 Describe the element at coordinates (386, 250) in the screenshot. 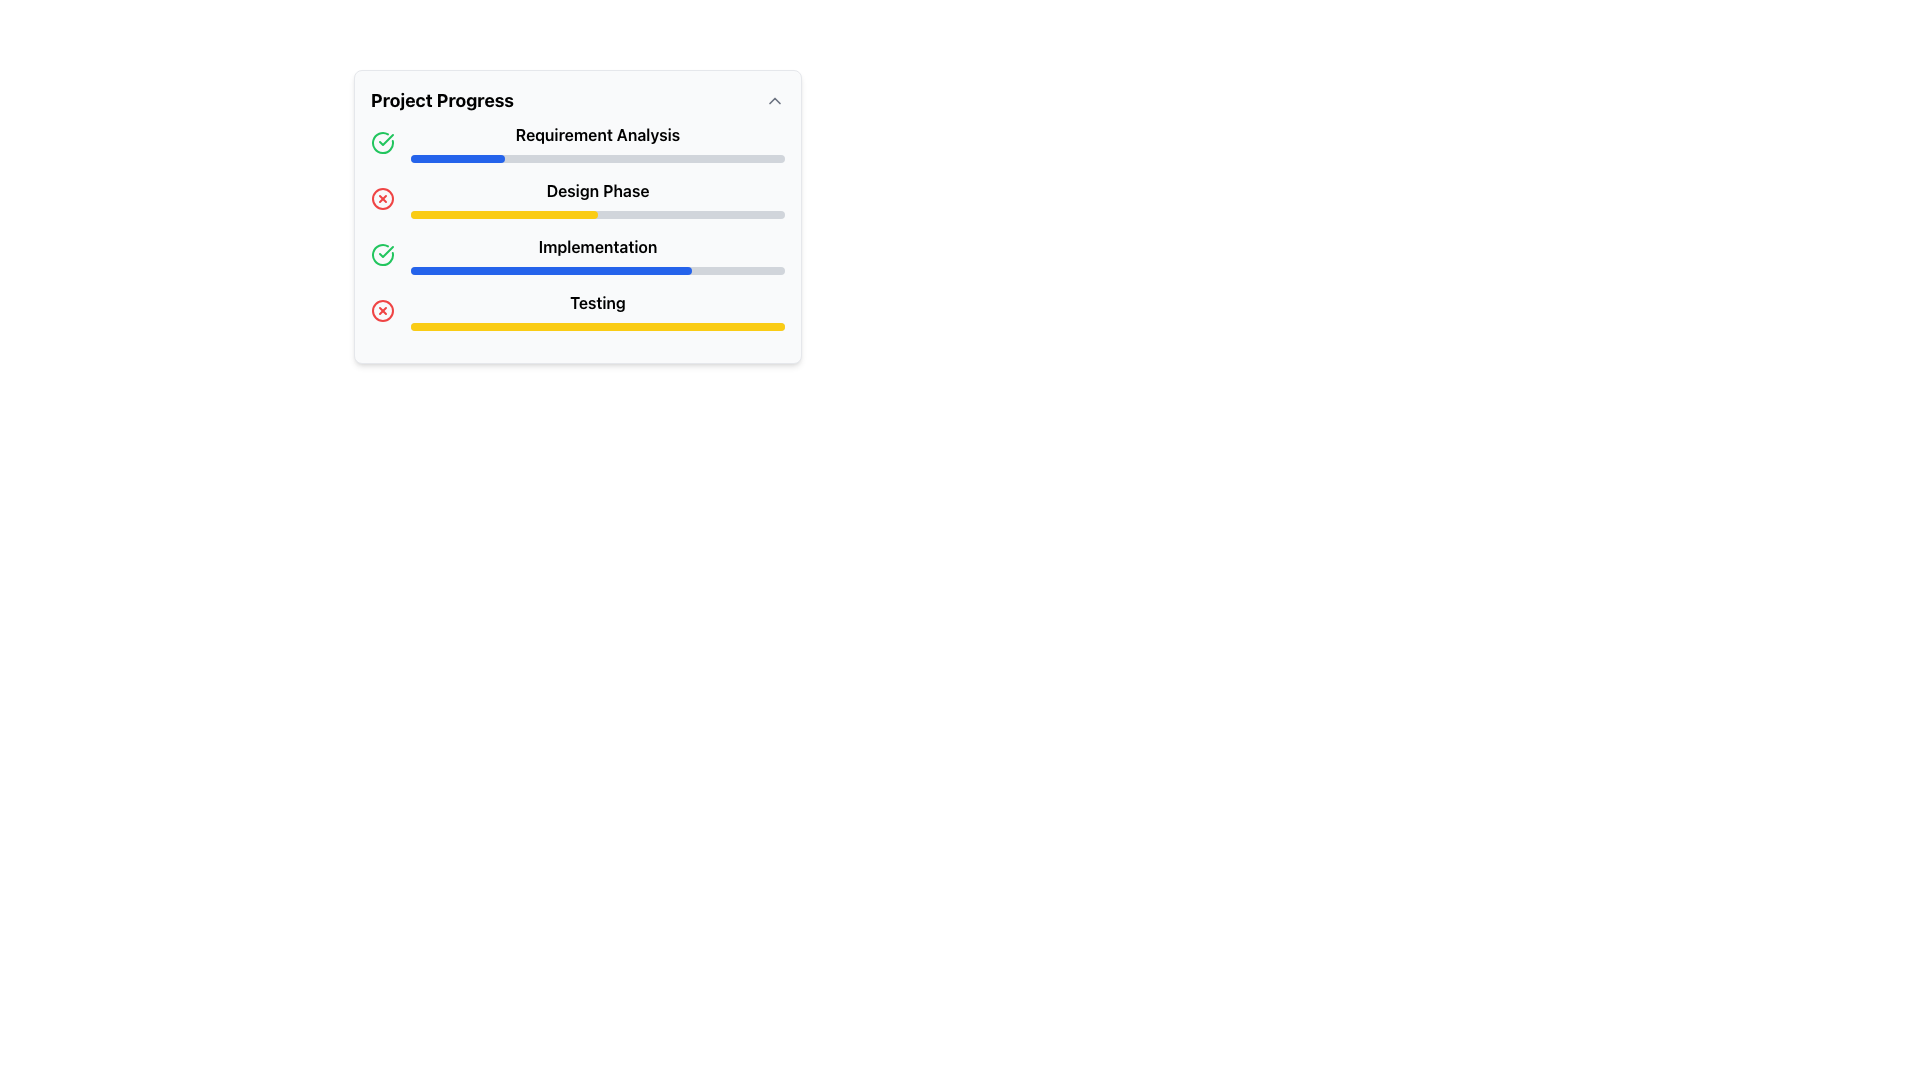

I see `the icon representing the completed phase in the project timeline located to the left of 'Requirement Analysis' in the 'Project Progress' component` at that location.